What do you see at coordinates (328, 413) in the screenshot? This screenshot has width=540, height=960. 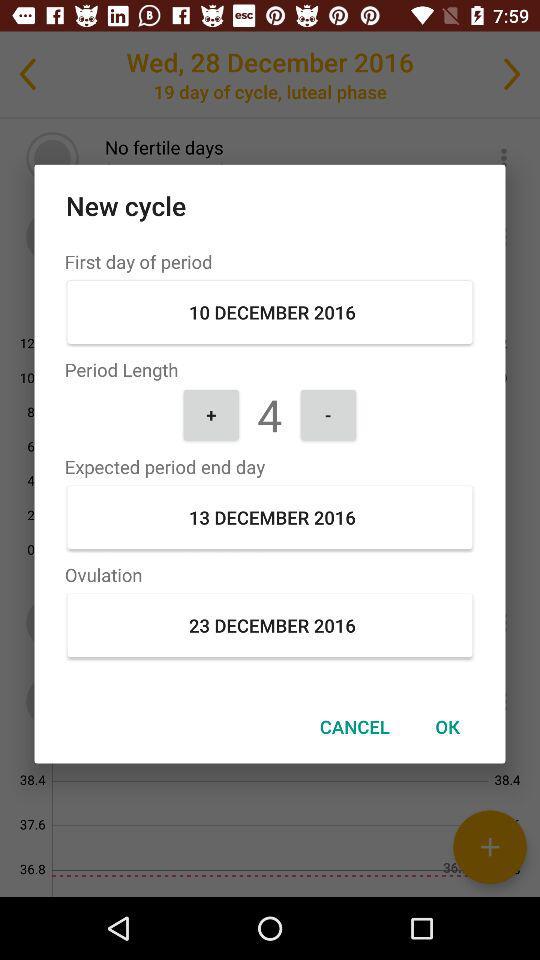 I see `the - item` at bounding box center [328, 413].